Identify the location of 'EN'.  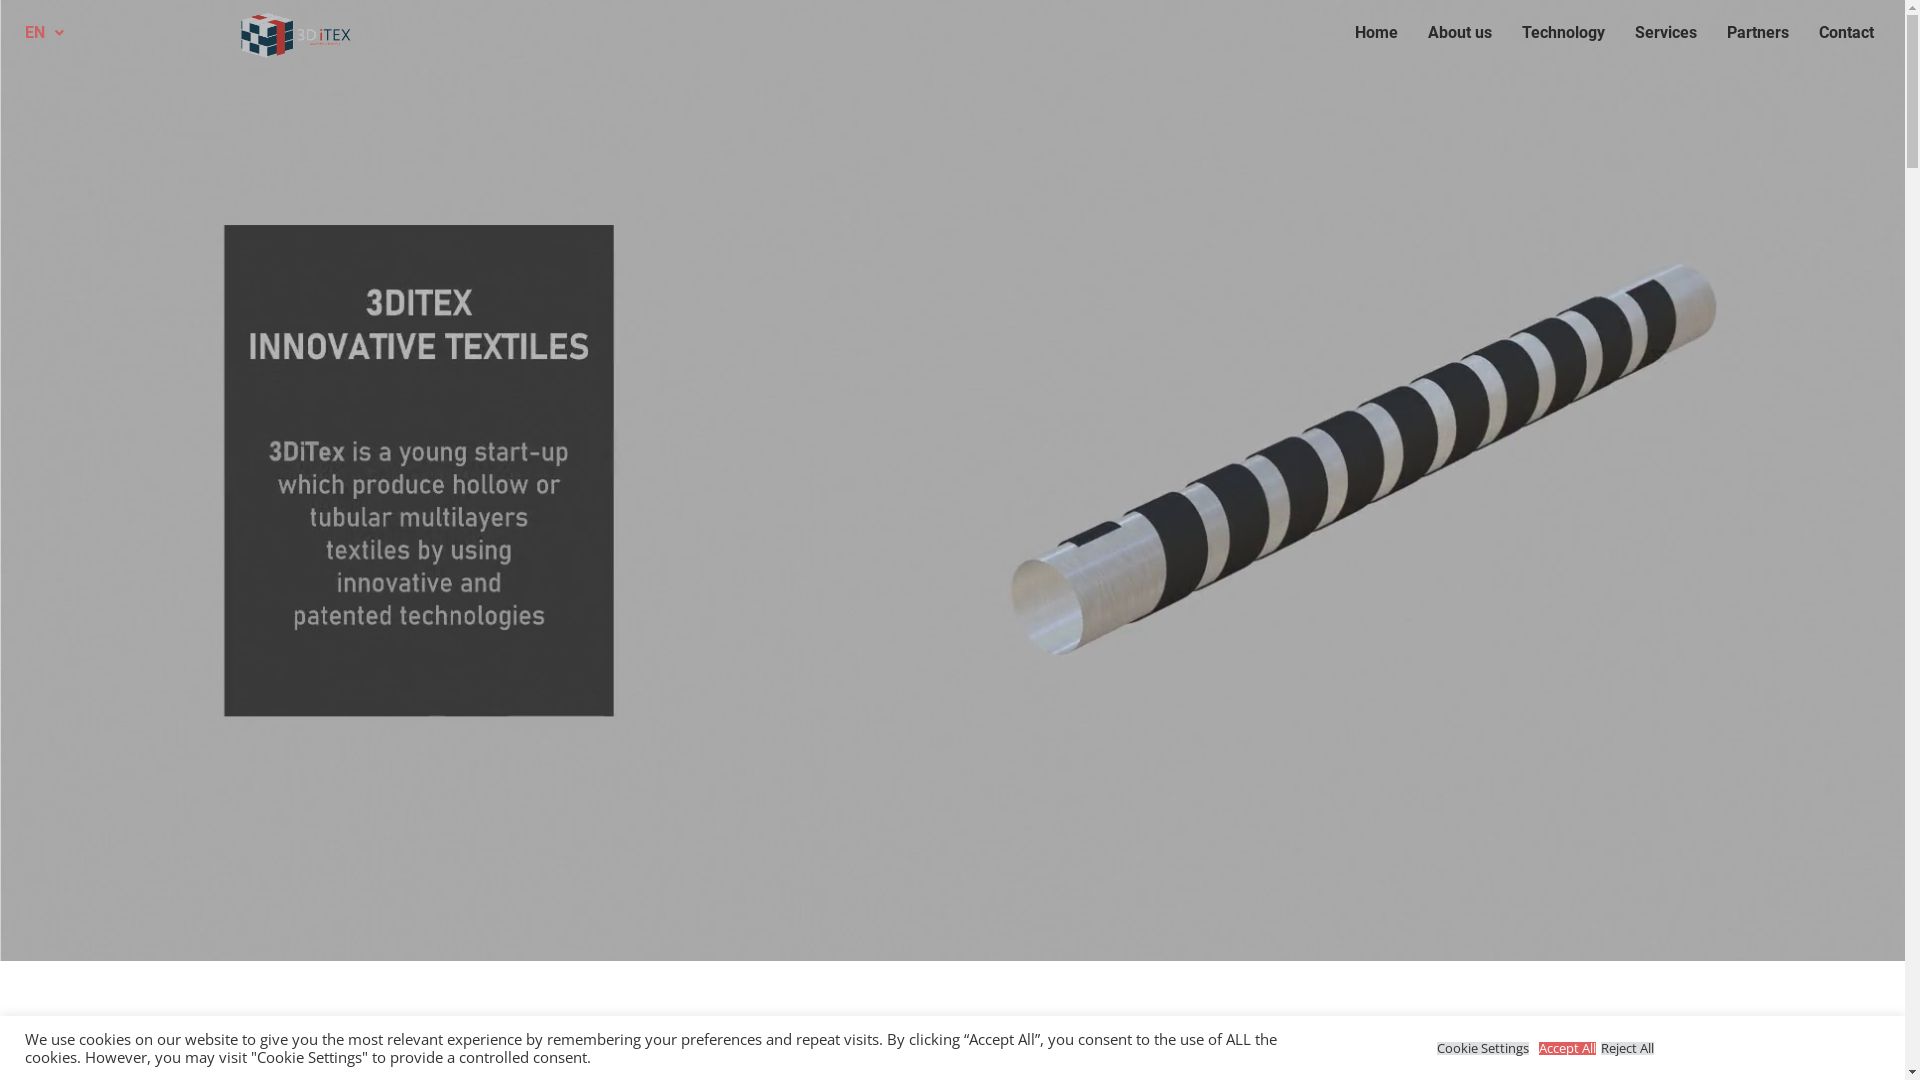
(44, 33).